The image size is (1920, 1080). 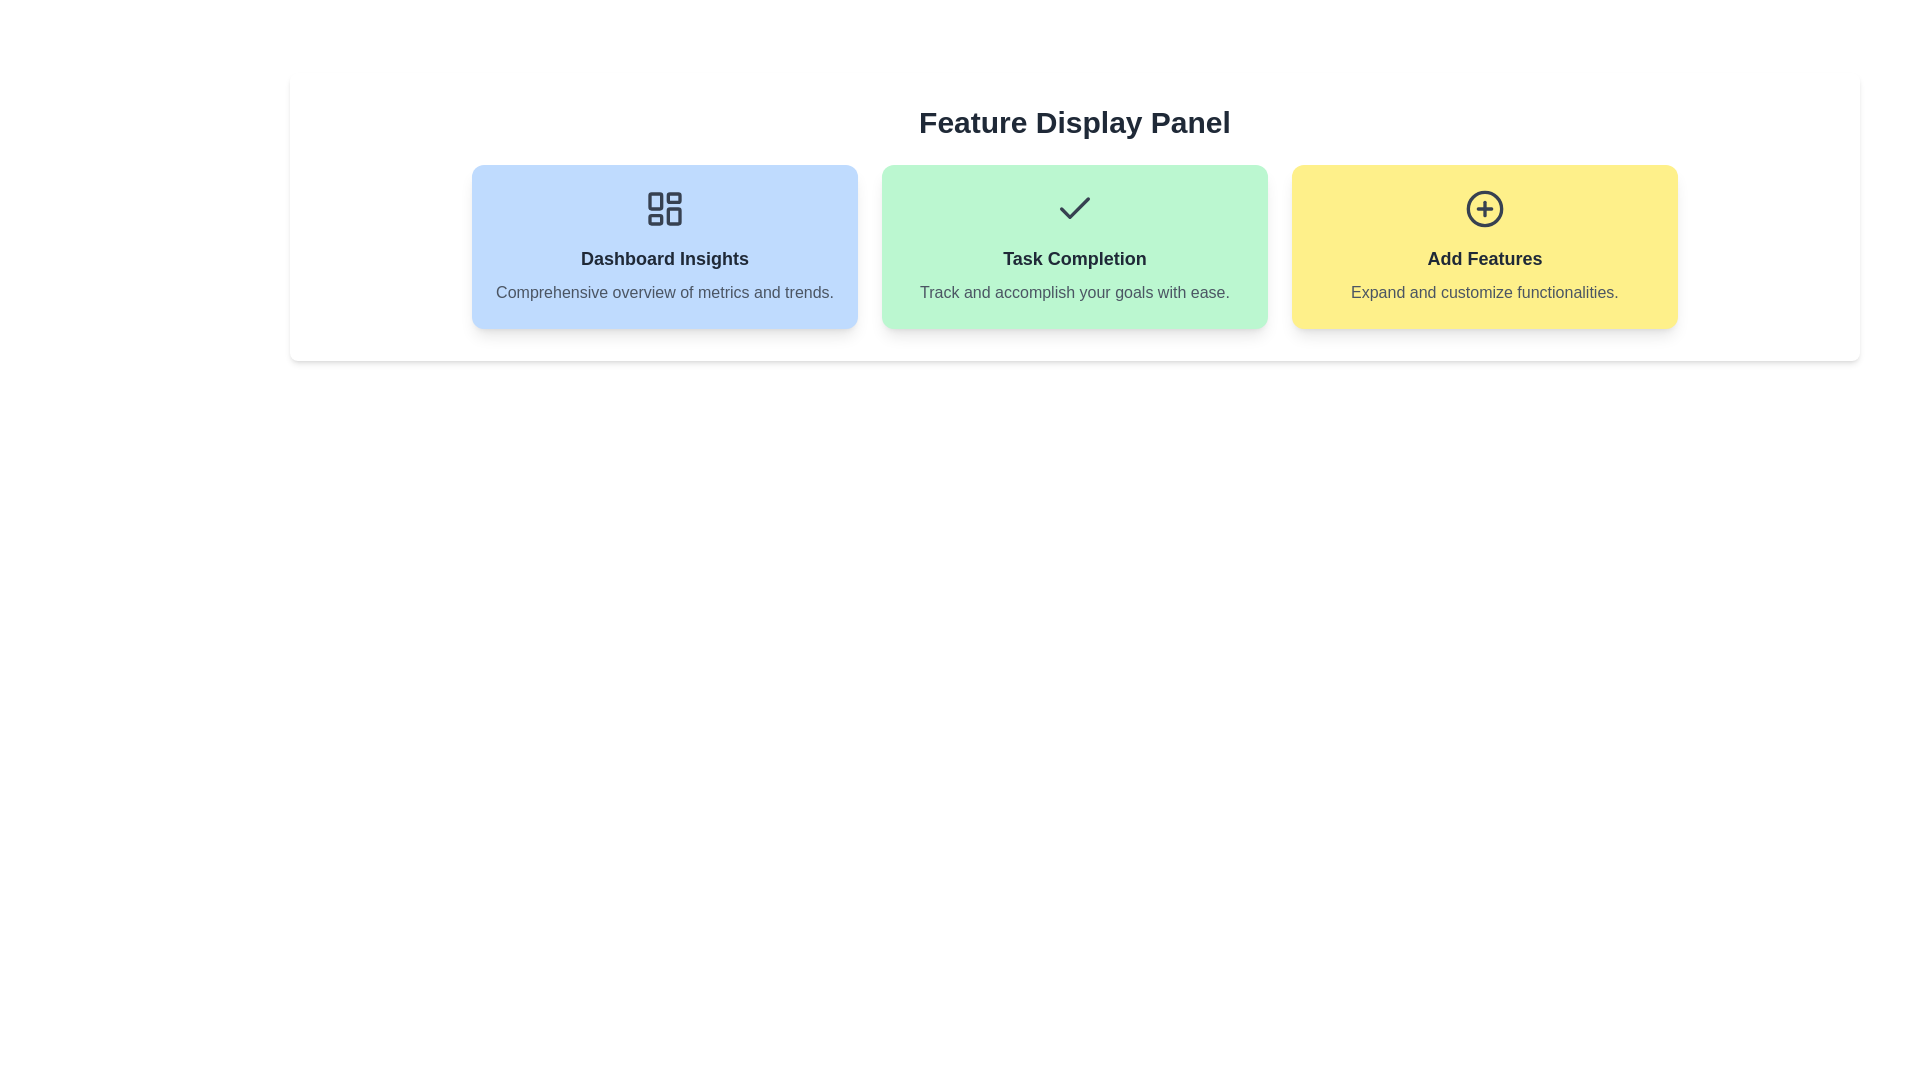 What do you see at coordinates (1074, 245) in the screenshot?
I see `the Informational card titled 'Task Completion'` at bounding box center [1074, 245].